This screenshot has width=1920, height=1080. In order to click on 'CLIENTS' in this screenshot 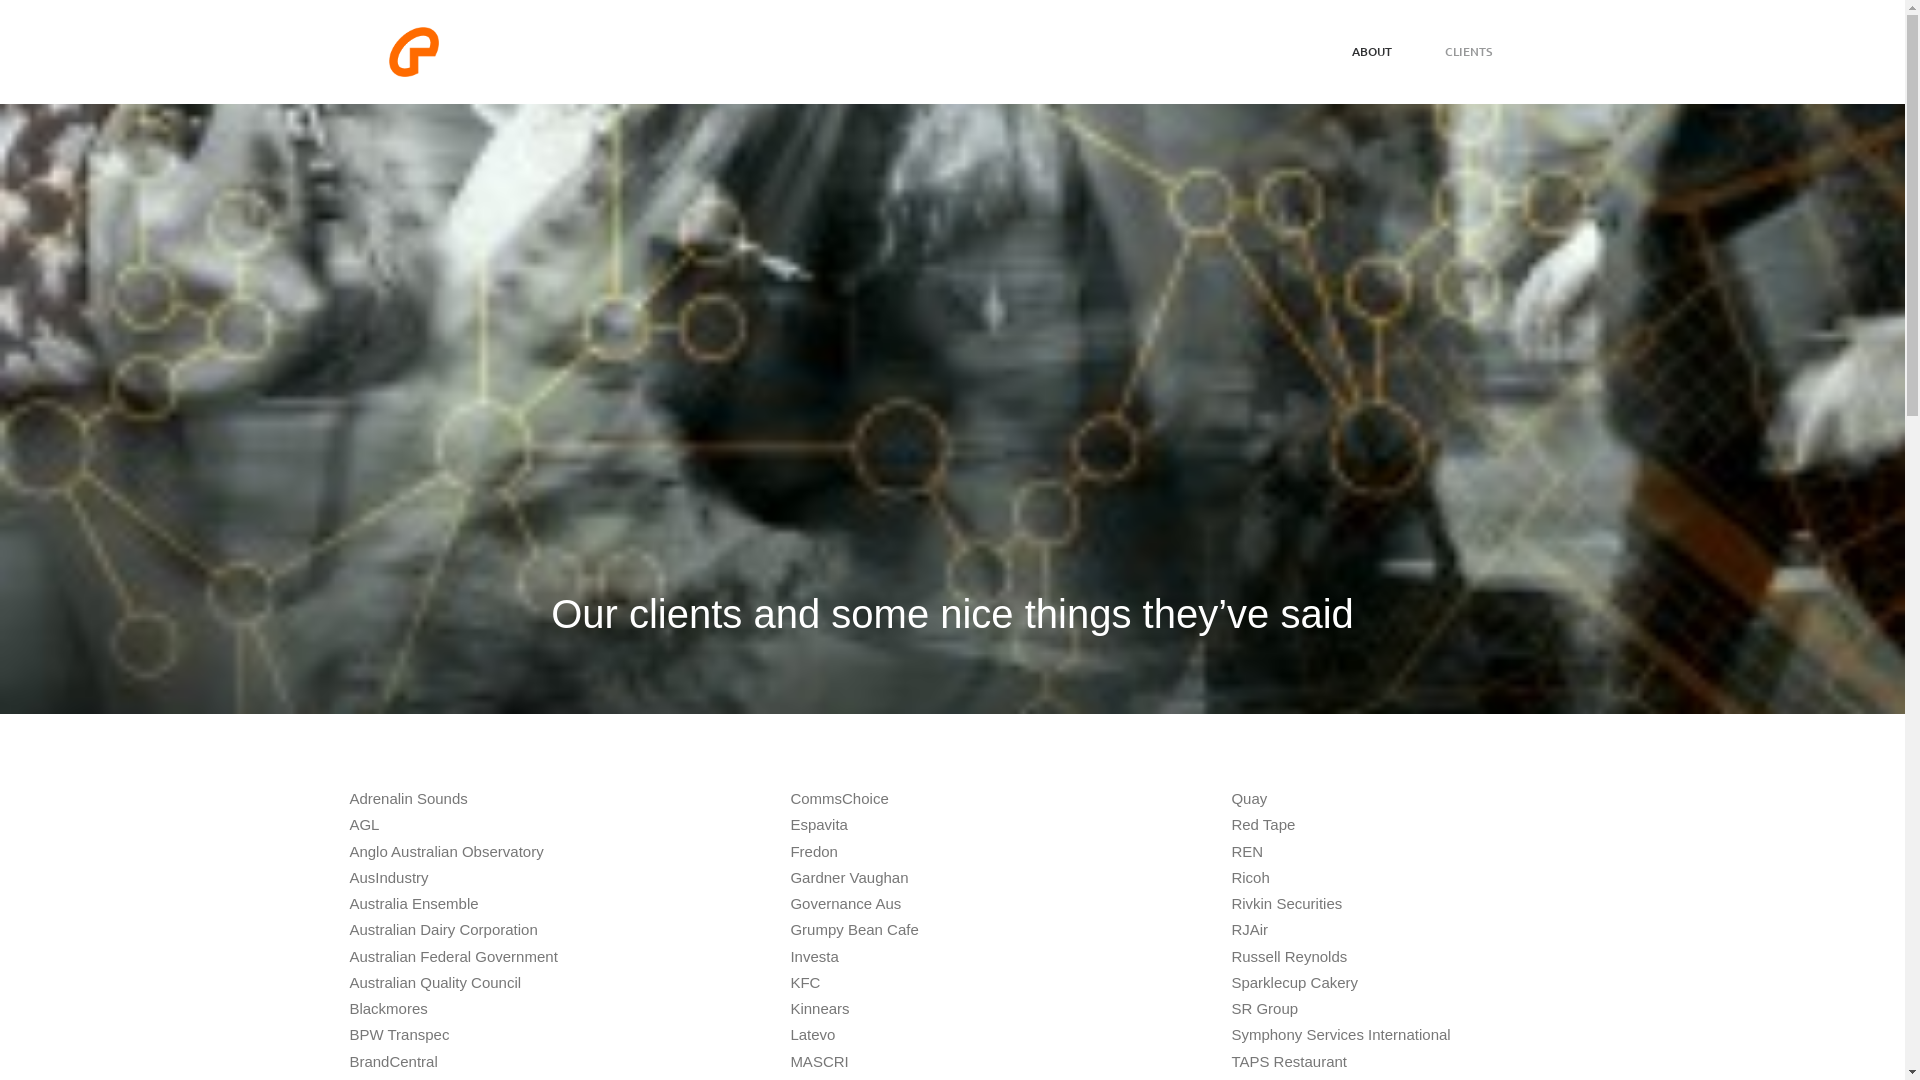, I will do `click(1419, 50)`.